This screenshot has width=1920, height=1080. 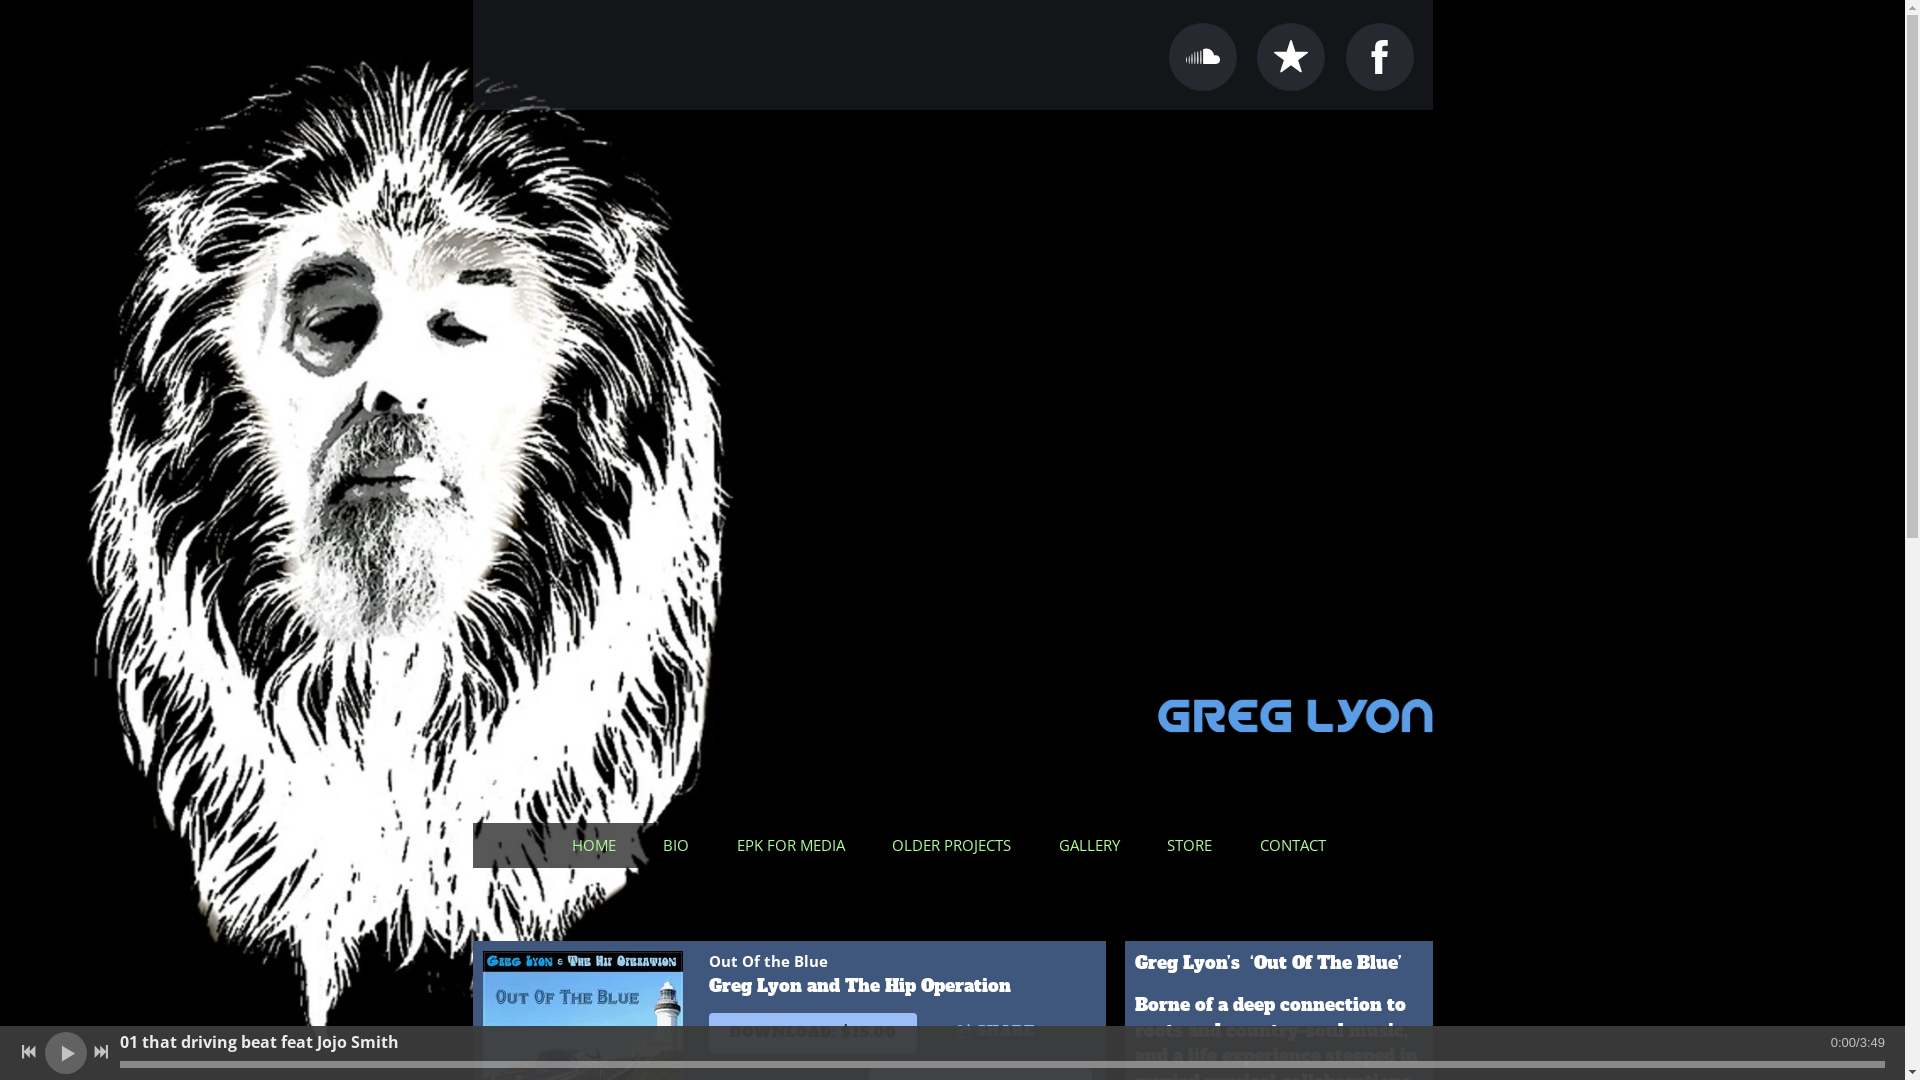 What do you see at coordinates (794, 845) in the screenshot?
I see `'EPK FOR MEDIA'` at bounding box center [794, 845].